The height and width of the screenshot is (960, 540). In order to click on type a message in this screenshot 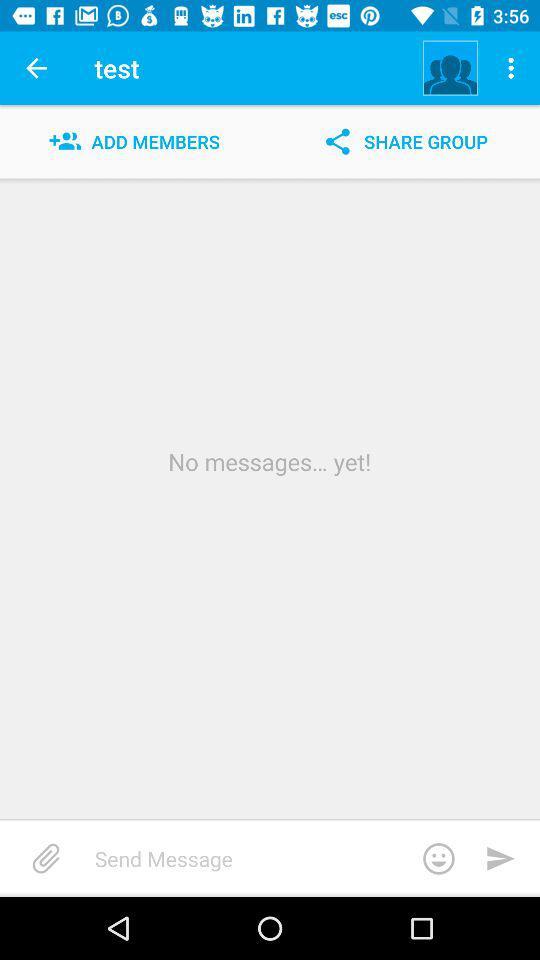, I will do `click(281, 857)`.